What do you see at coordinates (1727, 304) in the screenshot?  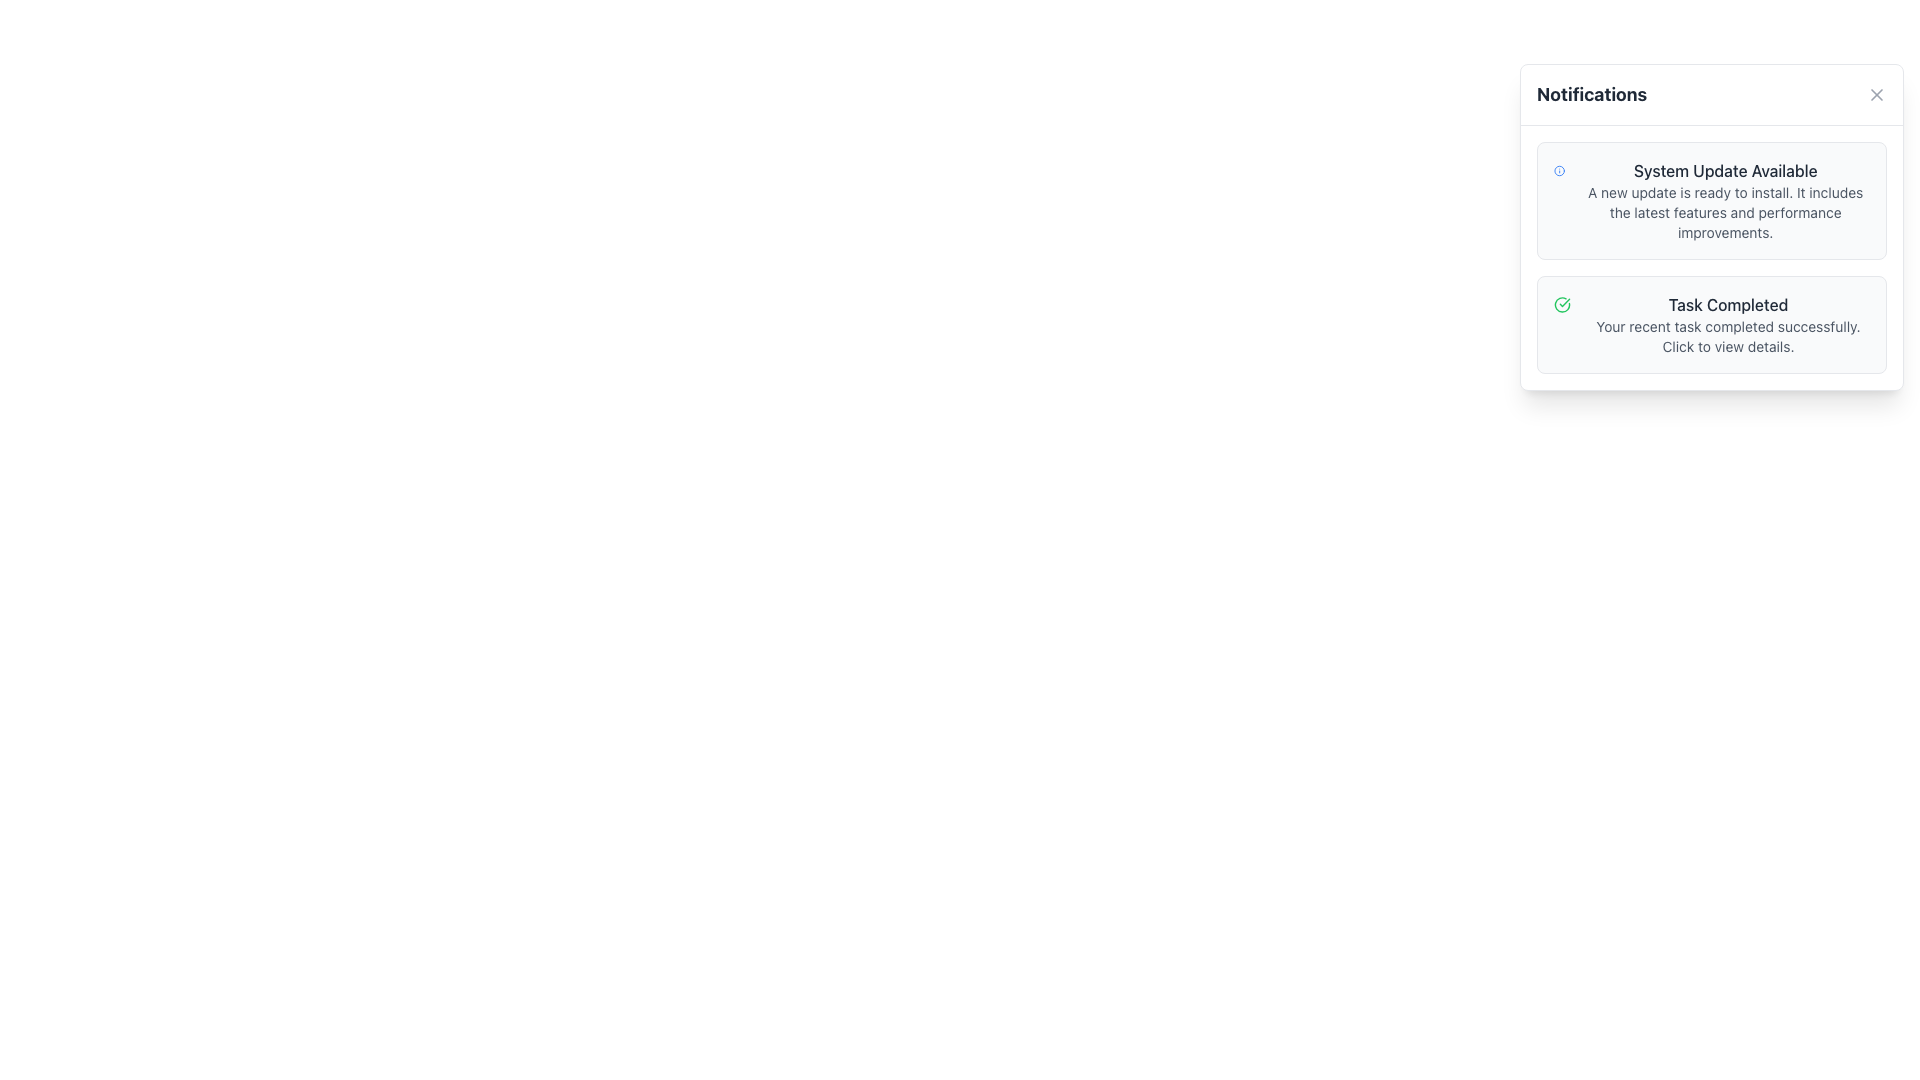 I see `the title text label of the notification indicating successful completion of a task, which is located in the second notification entry above the text 'Your recent task completed successfully.' and aligned with a green checkmark icon` at bounding box center [1727, 304].